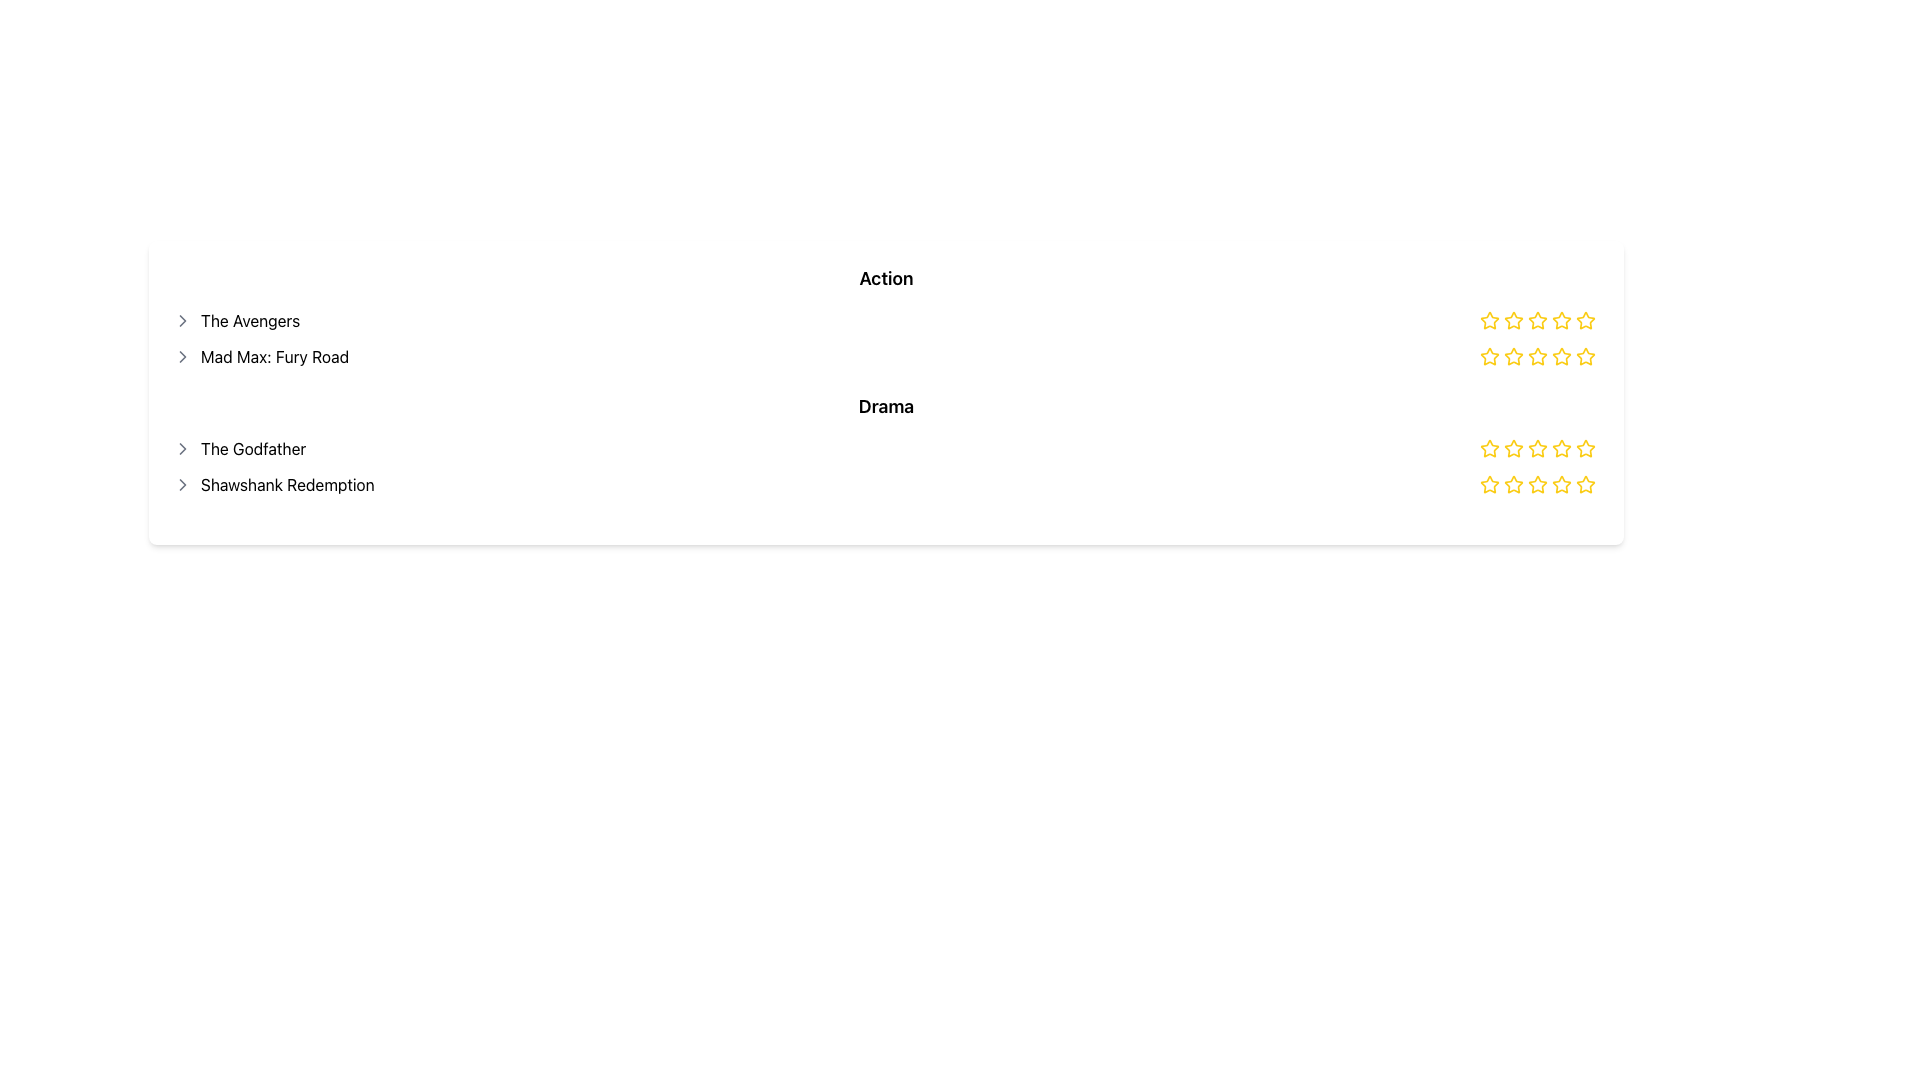 The width and height of the screenshot is (1920, 1080). I want to click on the third star icon in the second row of the star-based rating component to provide a rating for 'Mad Max: Fury Road', so click(1488, 354).